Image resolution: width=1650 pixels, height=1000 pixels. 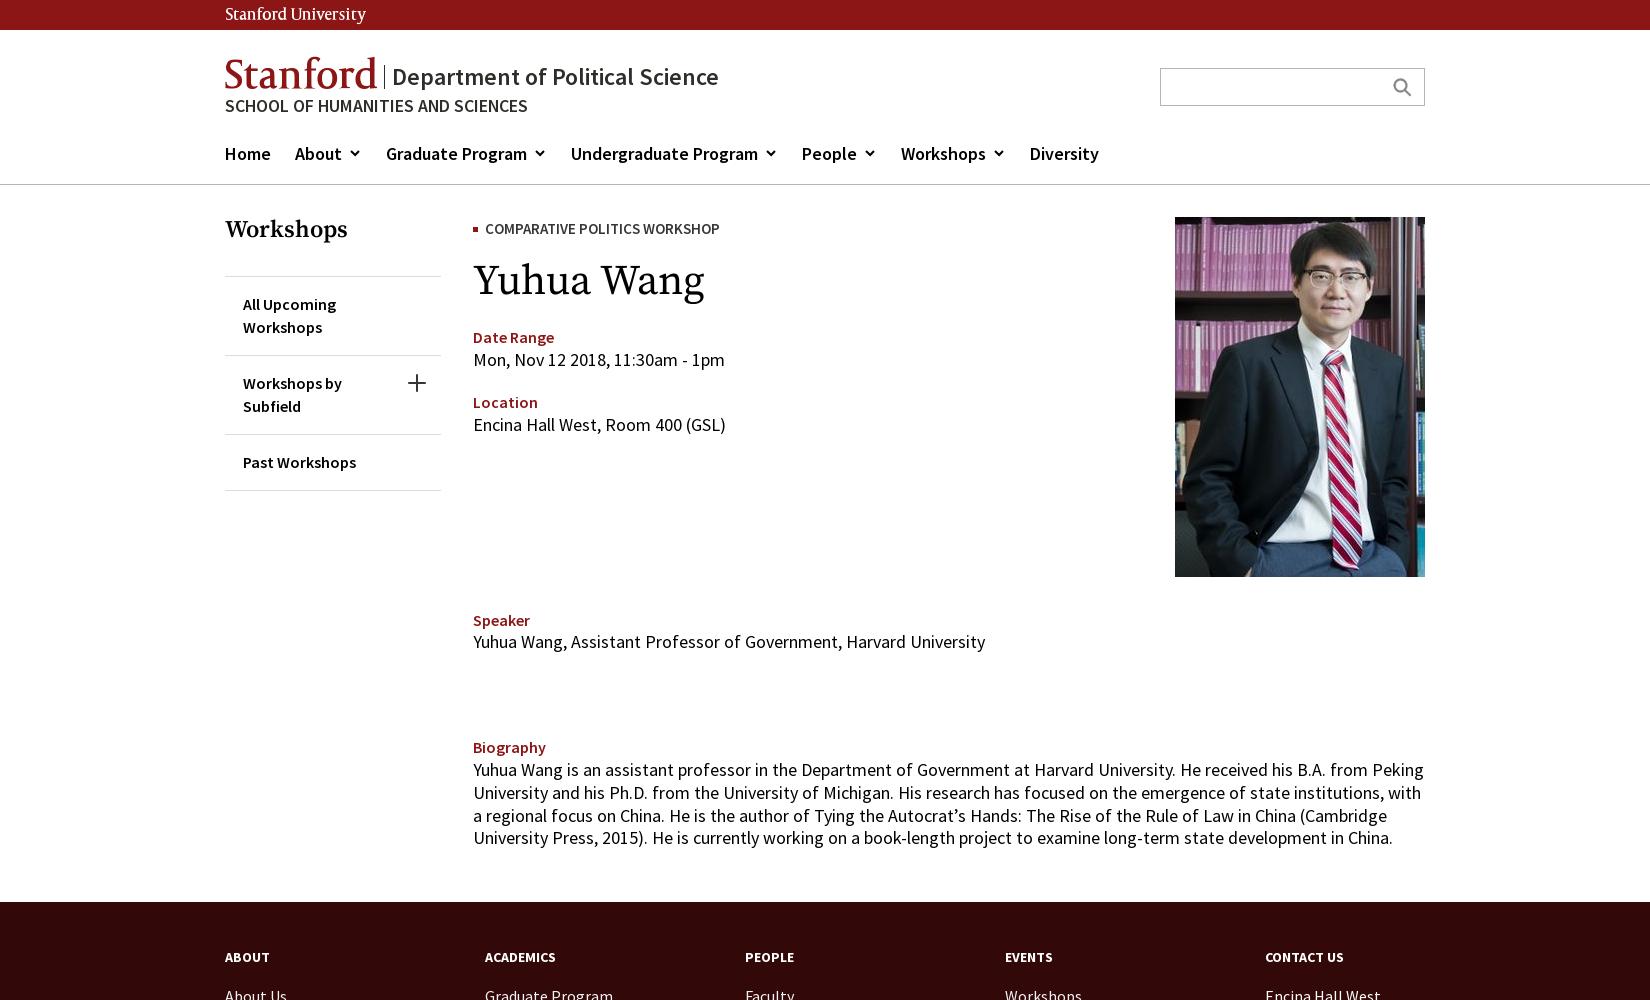 I want to click on 'Speaker', so click(x=500, y=618).